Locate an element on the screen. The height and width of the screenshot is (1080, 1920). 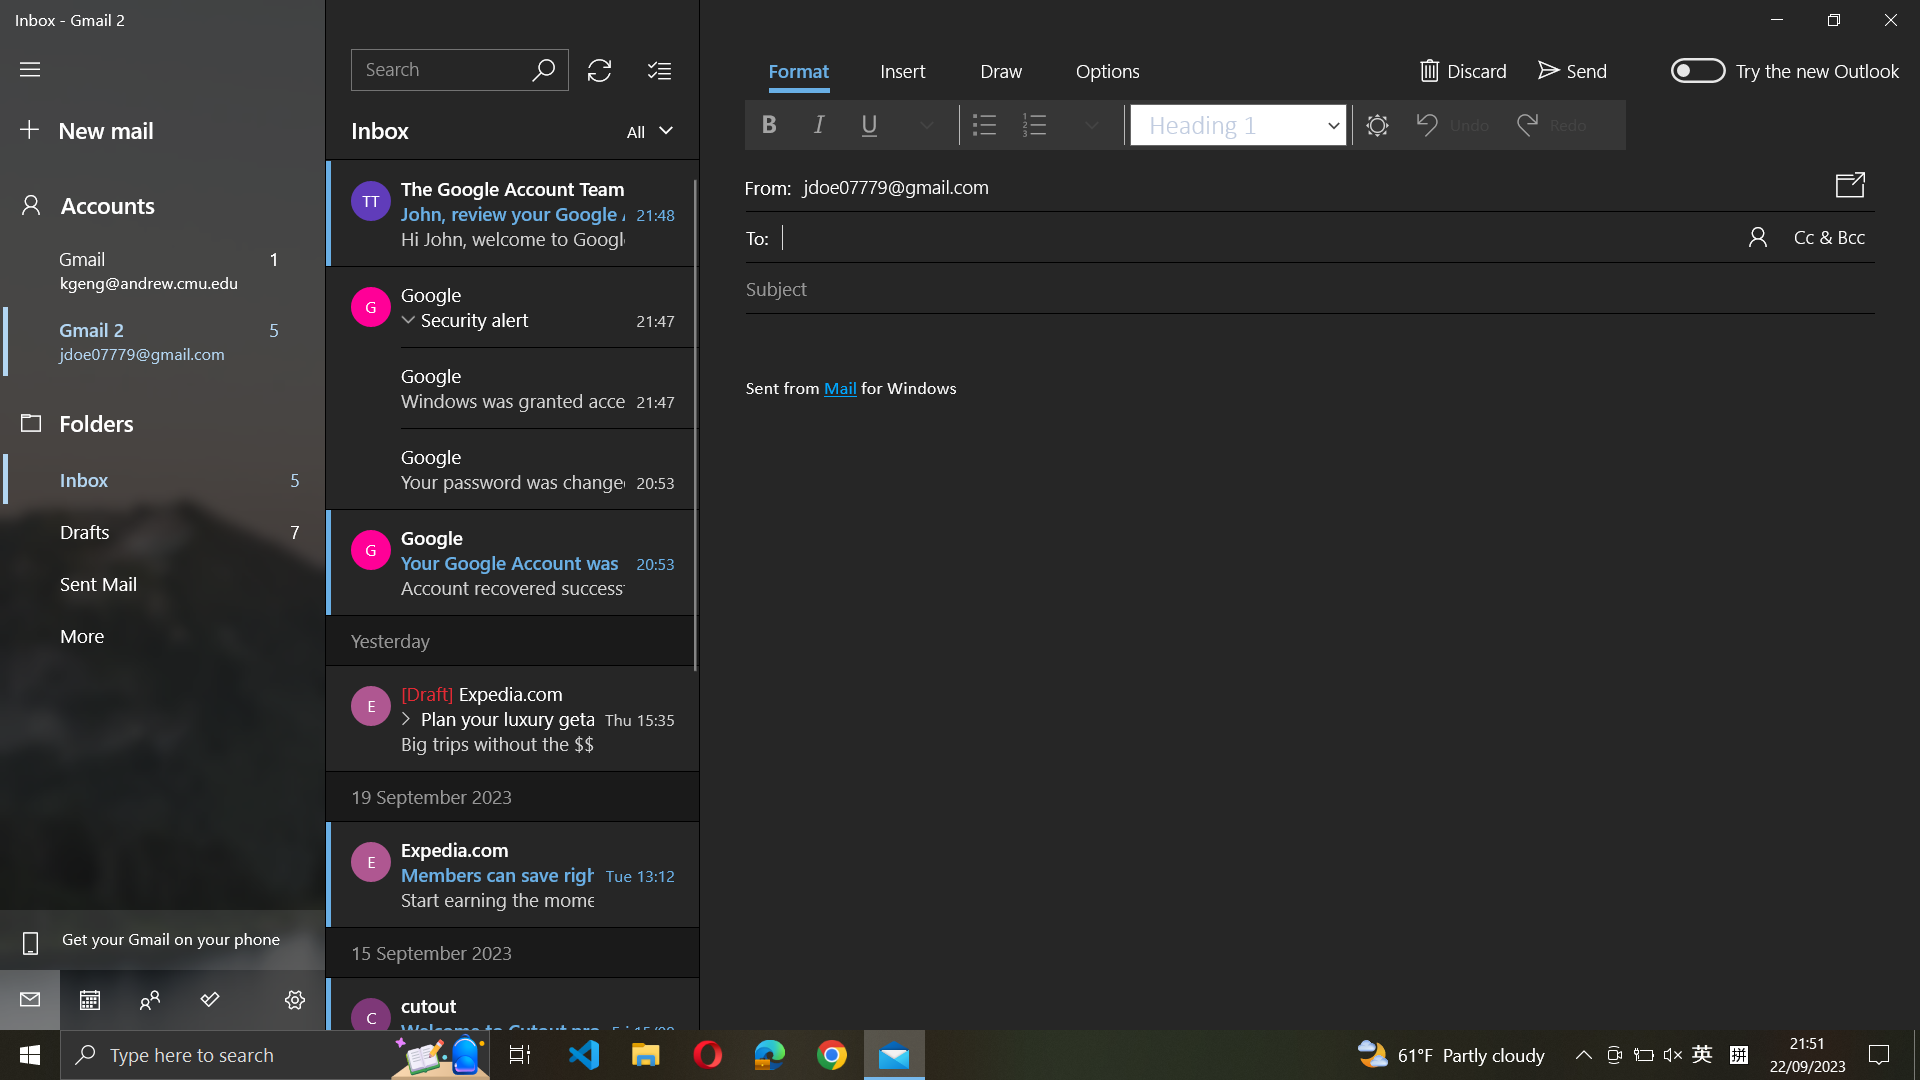
the "Insert" button to add an image is located at coordinates (901, 72).